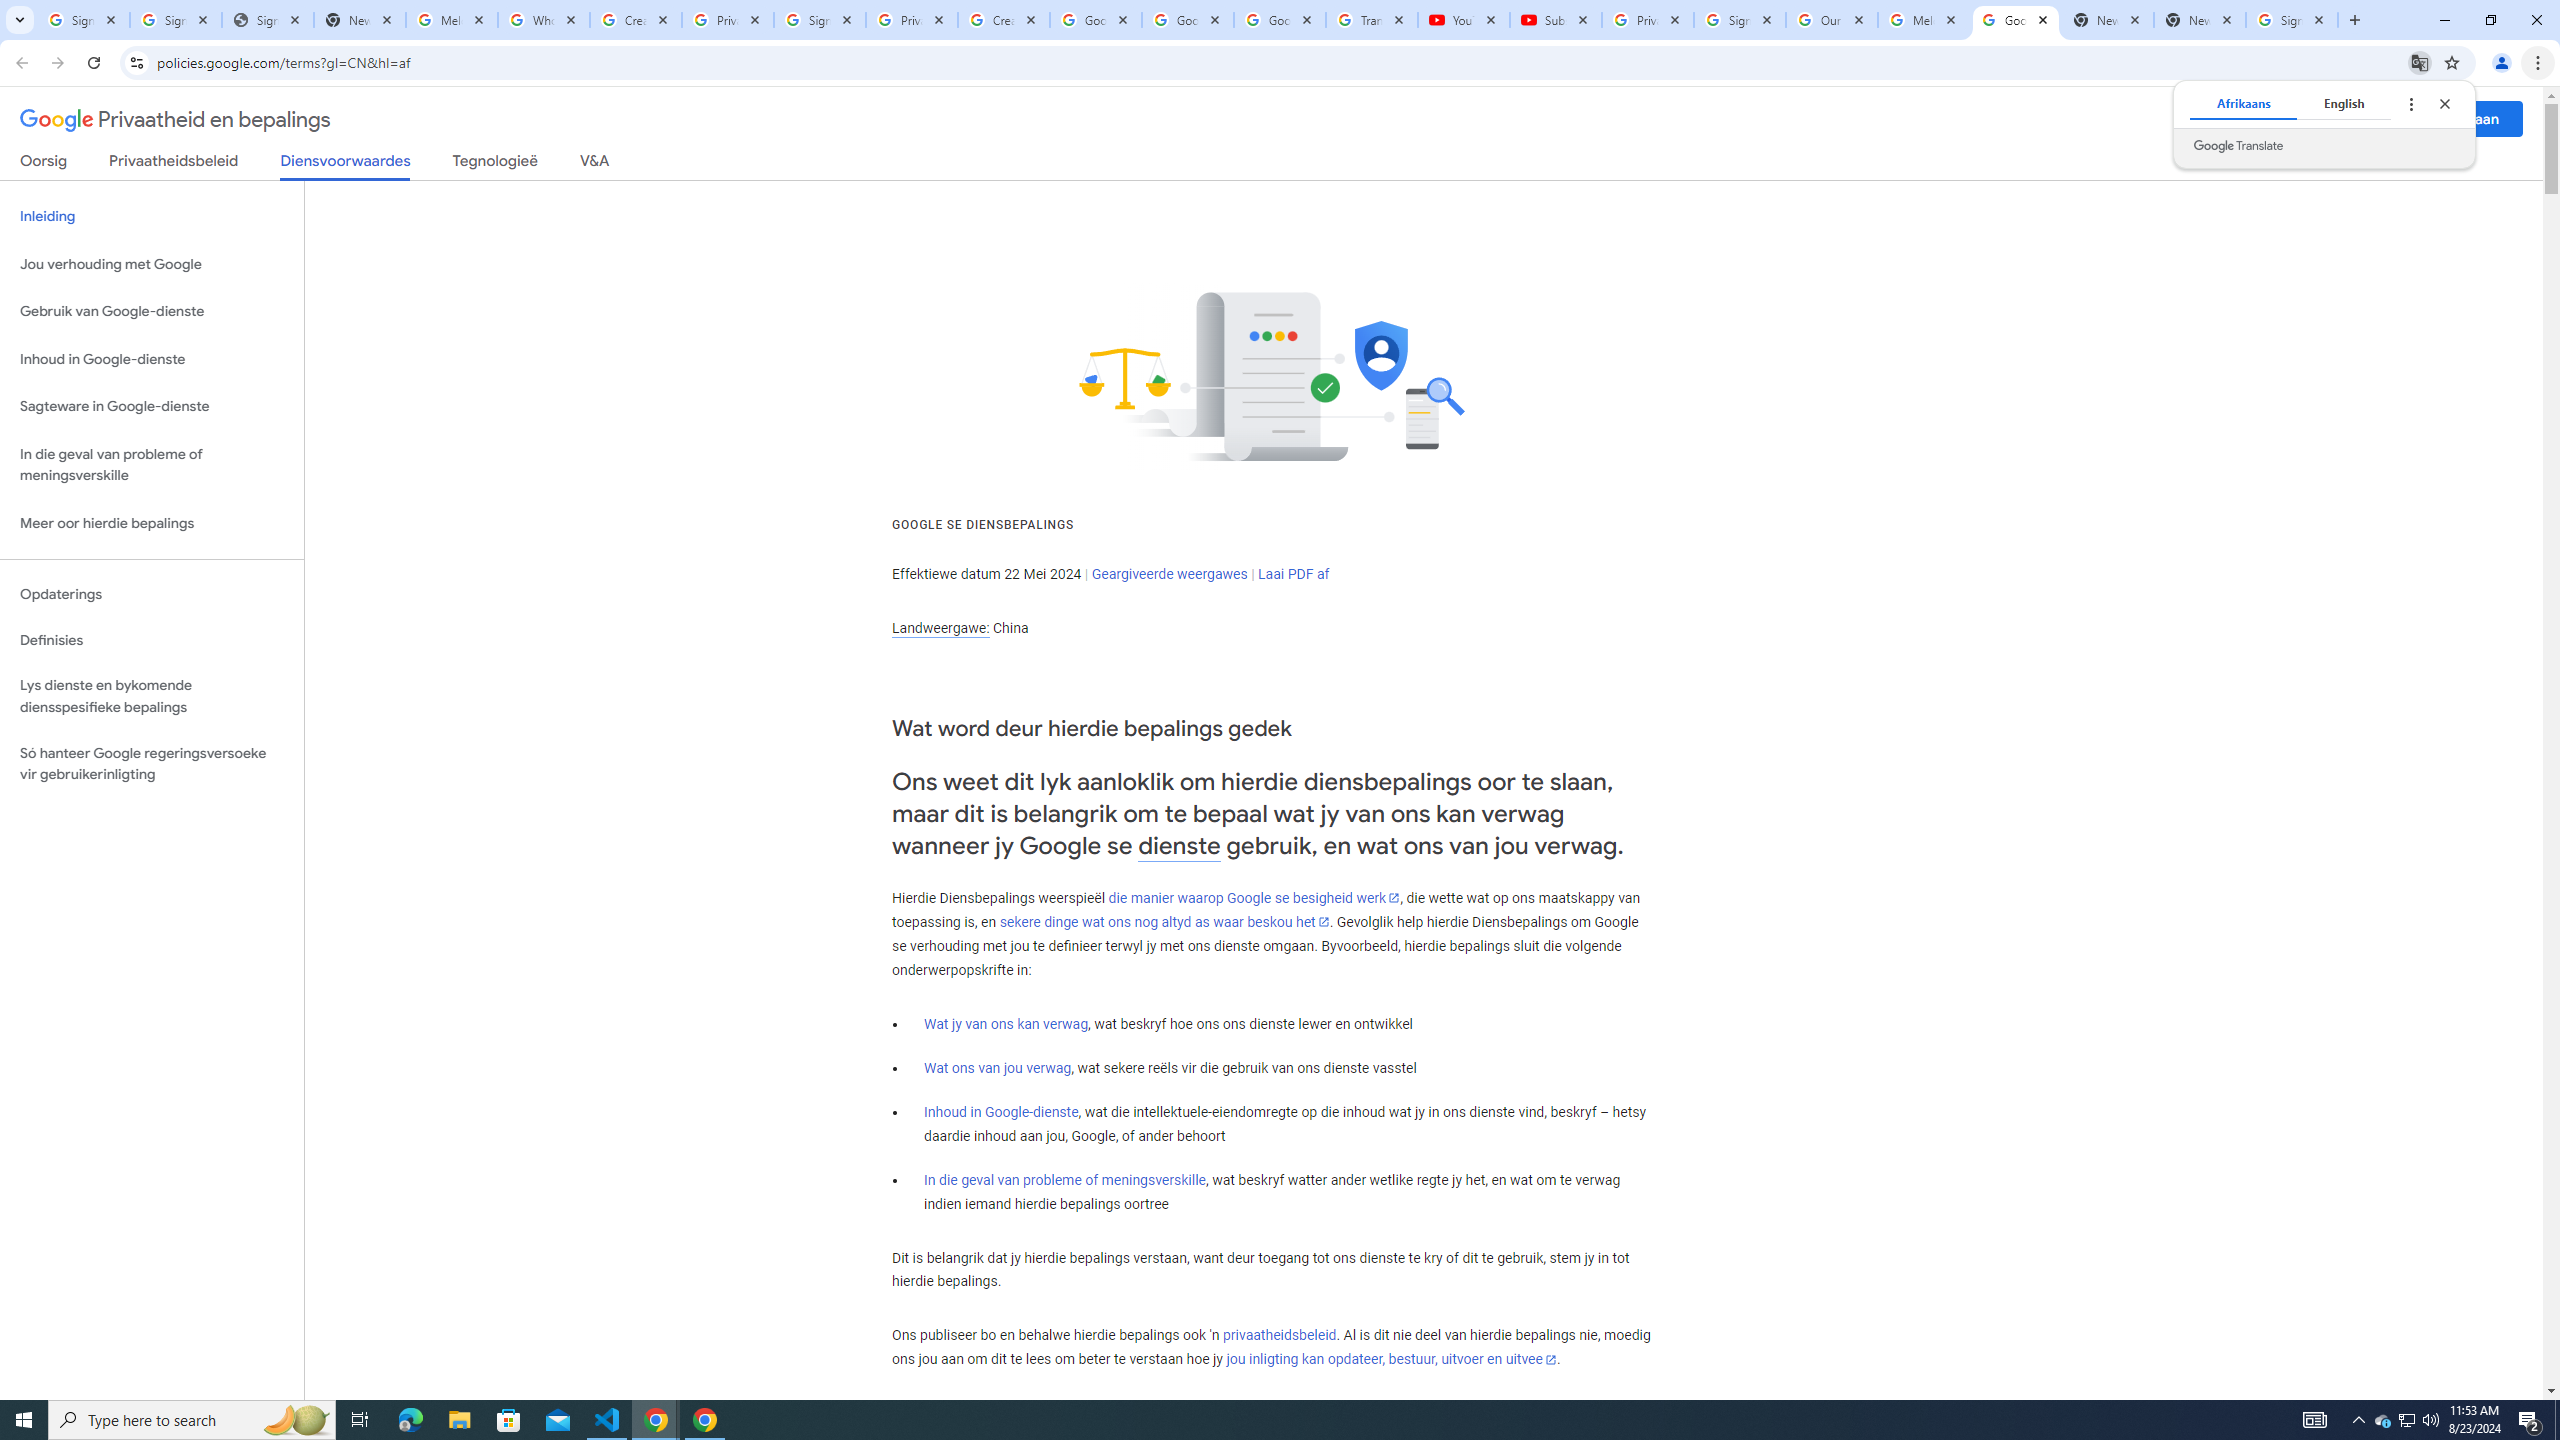  What do you see at coordinates (1003, 19) in the screenshot?
I see `'Create your Google Account'` at bounding box center [1003, 19].